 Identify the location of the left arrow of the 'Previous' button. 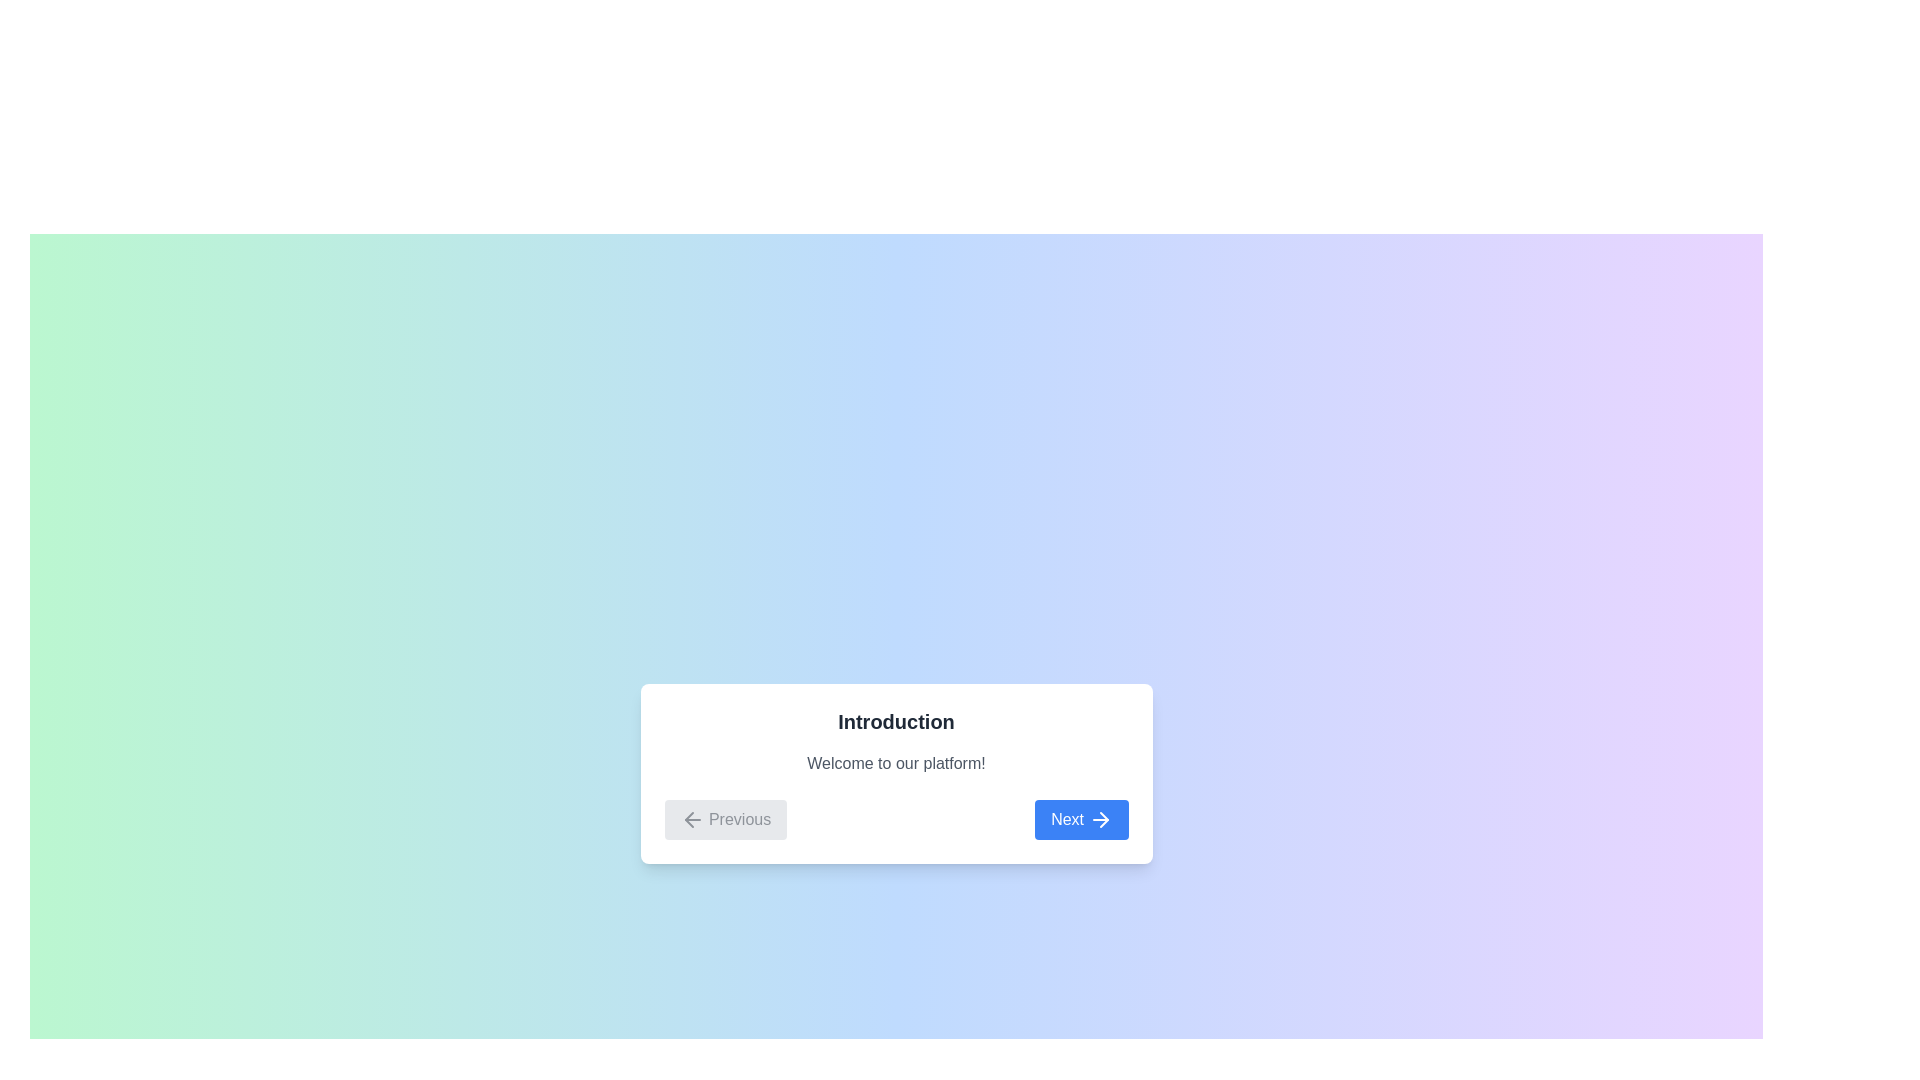
(689, 820).